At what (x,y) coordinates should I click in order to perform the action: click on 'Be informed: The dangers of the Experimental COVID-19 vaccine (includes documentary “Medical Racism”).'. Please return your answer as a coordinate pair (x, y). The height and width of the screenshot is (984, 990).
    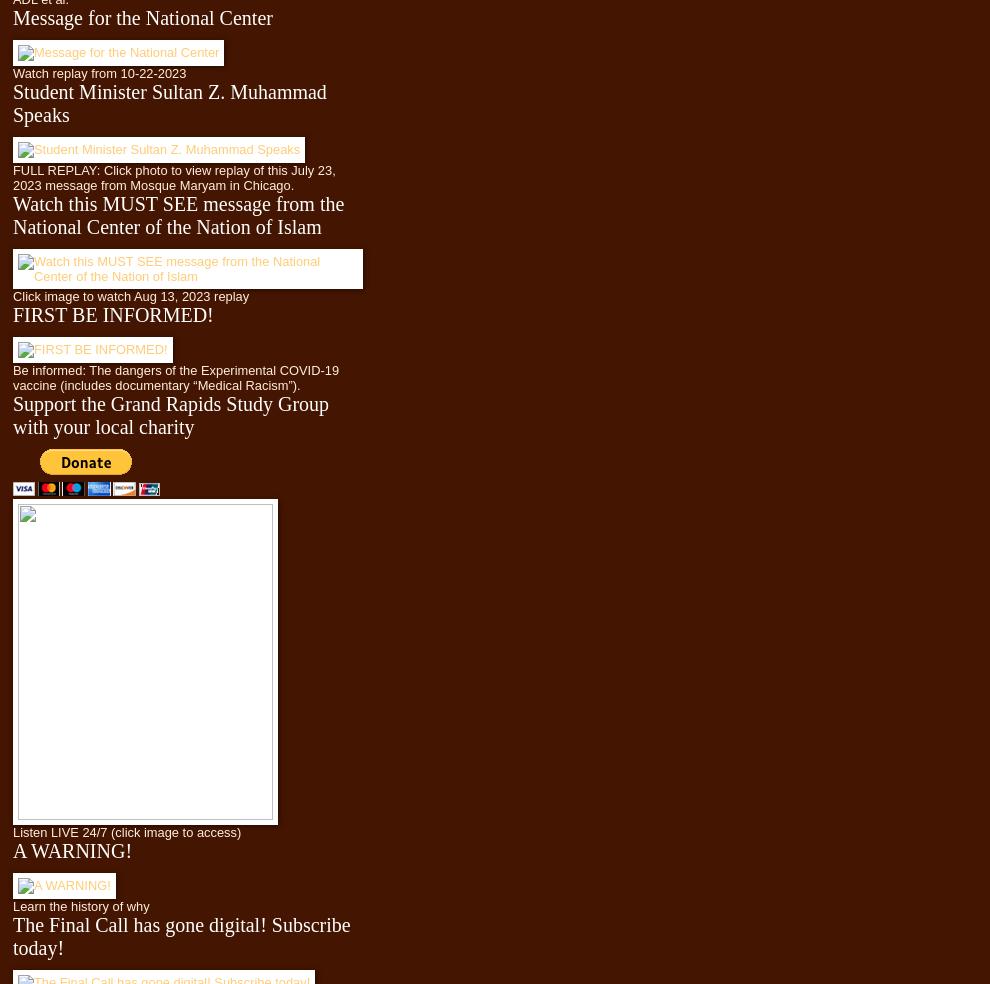
    Looking at the image, I should click on (176, 376).